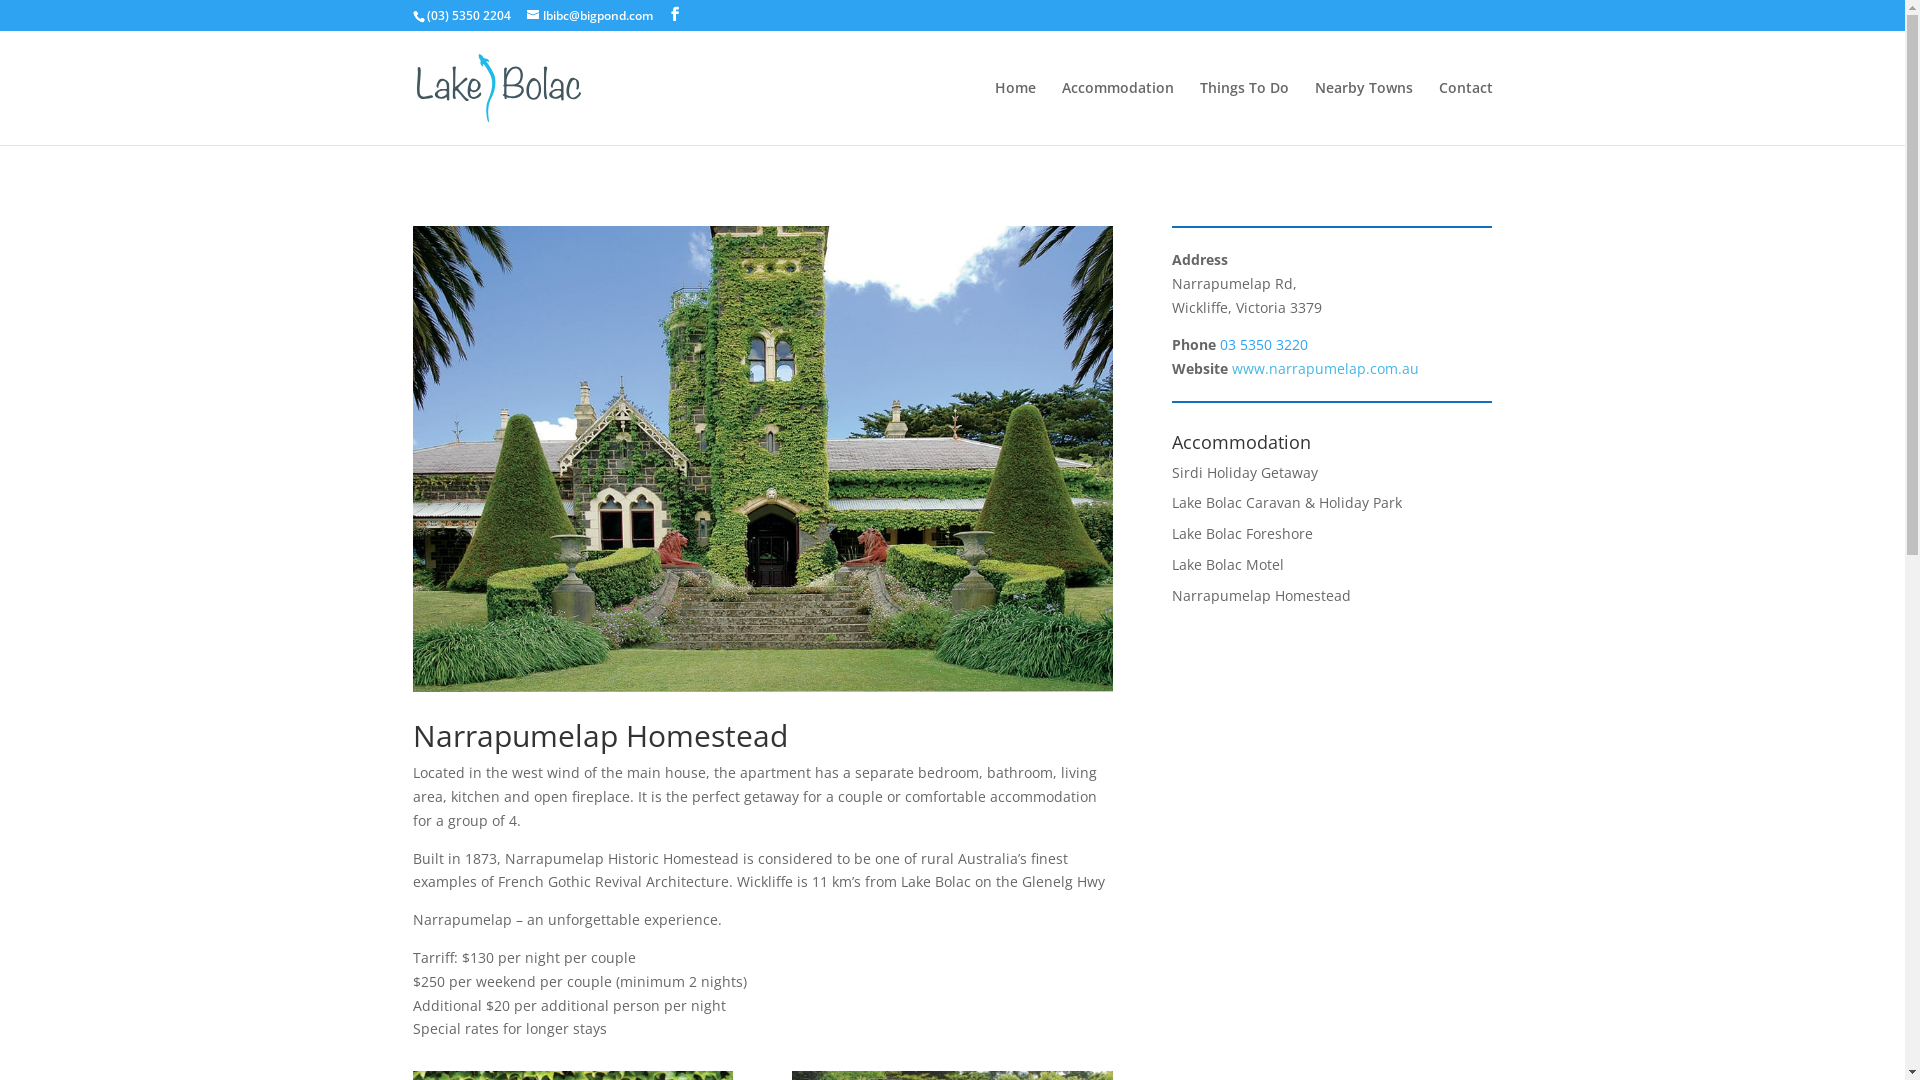  I want to click on 'Lake Bolac Motel', so click(1171, 564).